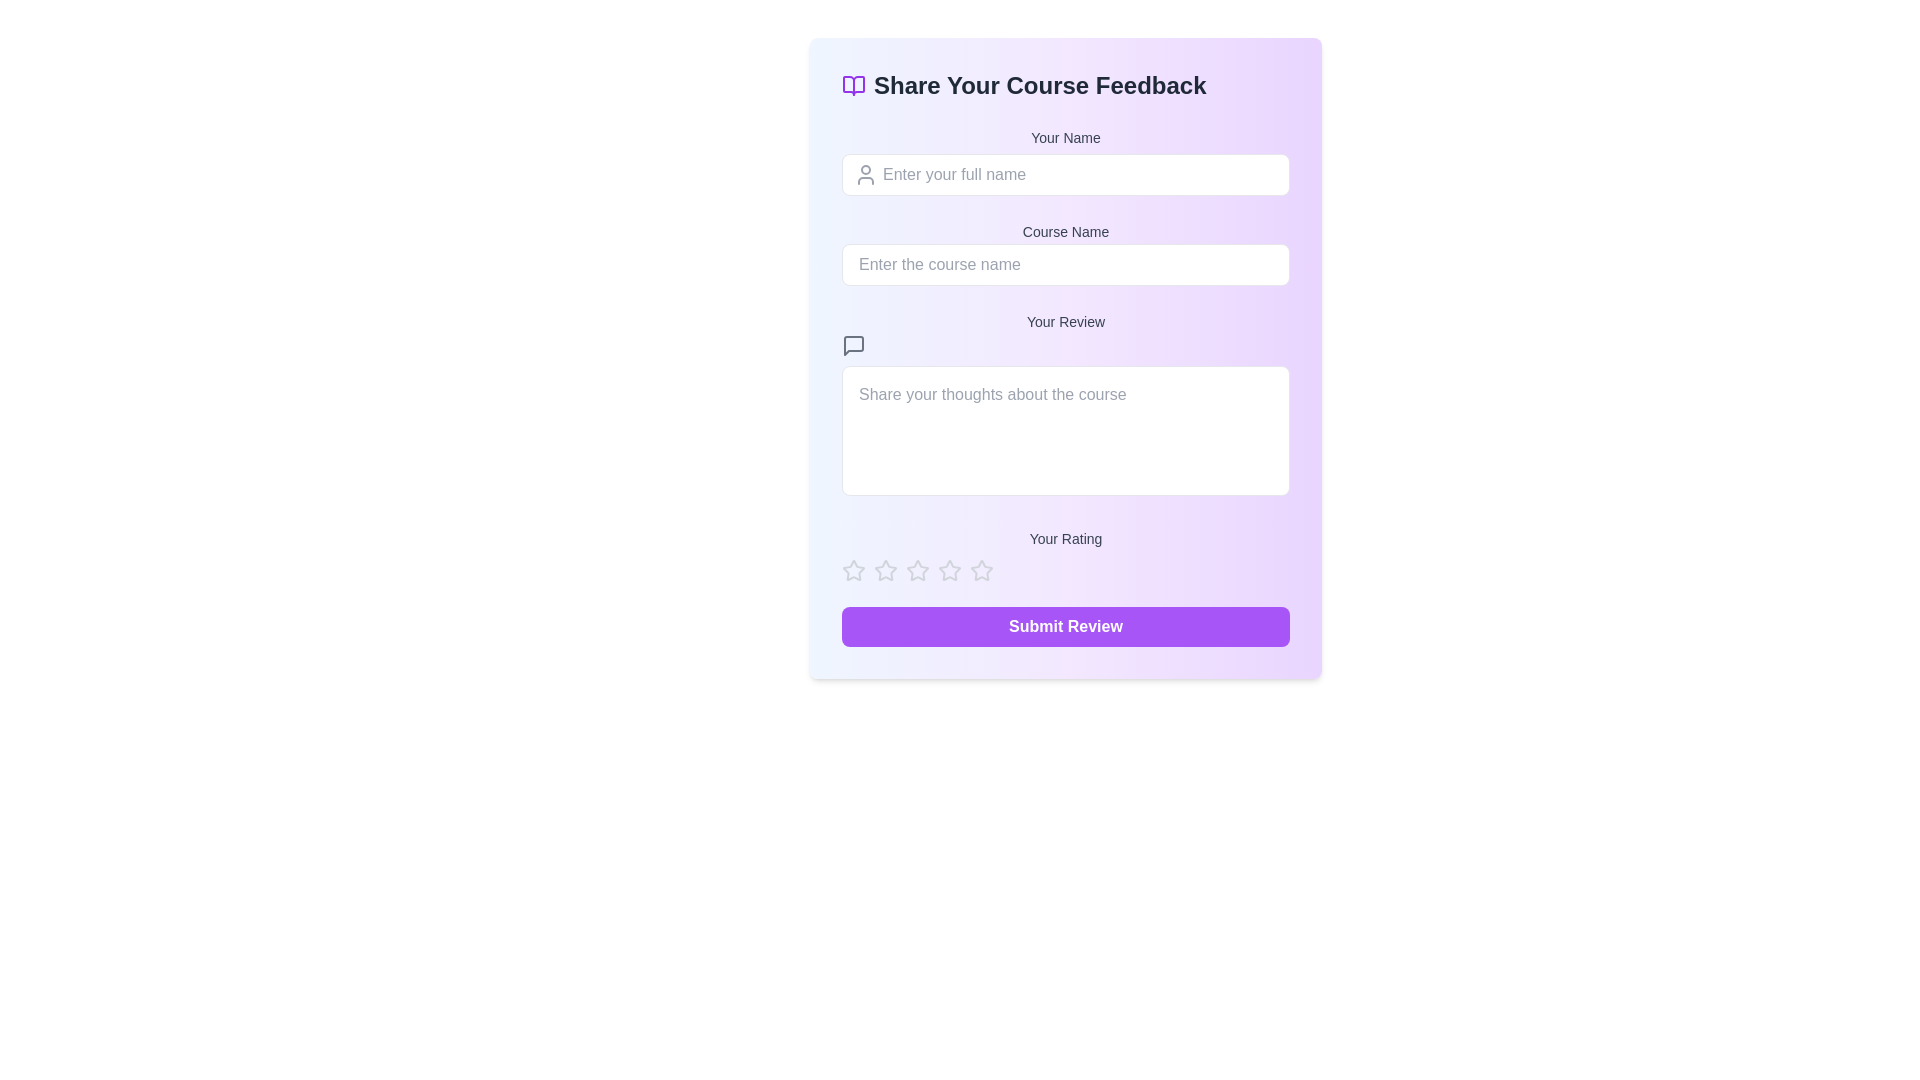 The width and height of the screenshot is (1920, 1080). Describe the element at coordinates (1064, 230) in the screenshot. I see `the label reading 'Course Name' which is styled in gray color, positioned above the text input field in the 'Share Your Course Feedback' form` at that location.